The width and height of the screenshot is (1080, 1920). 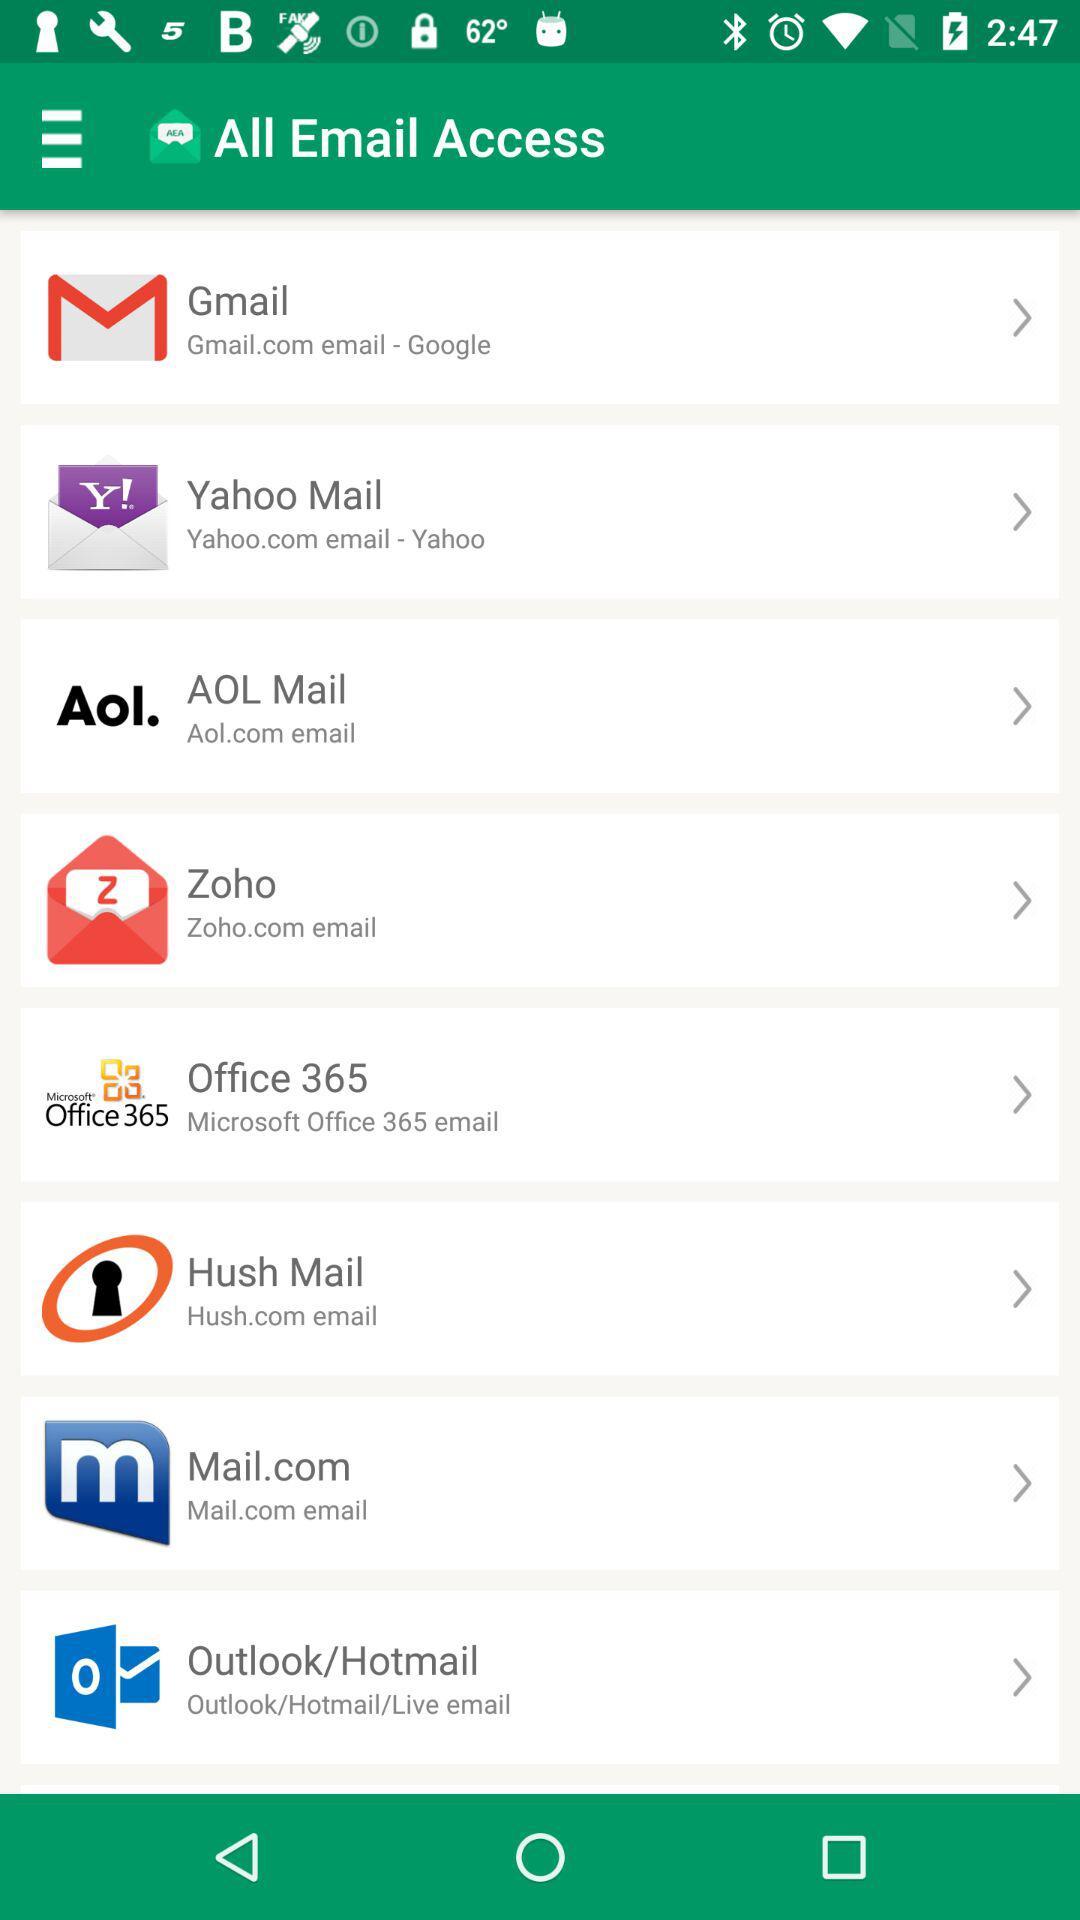 I want to click on hush mail item, so click(x=275, y=1269).